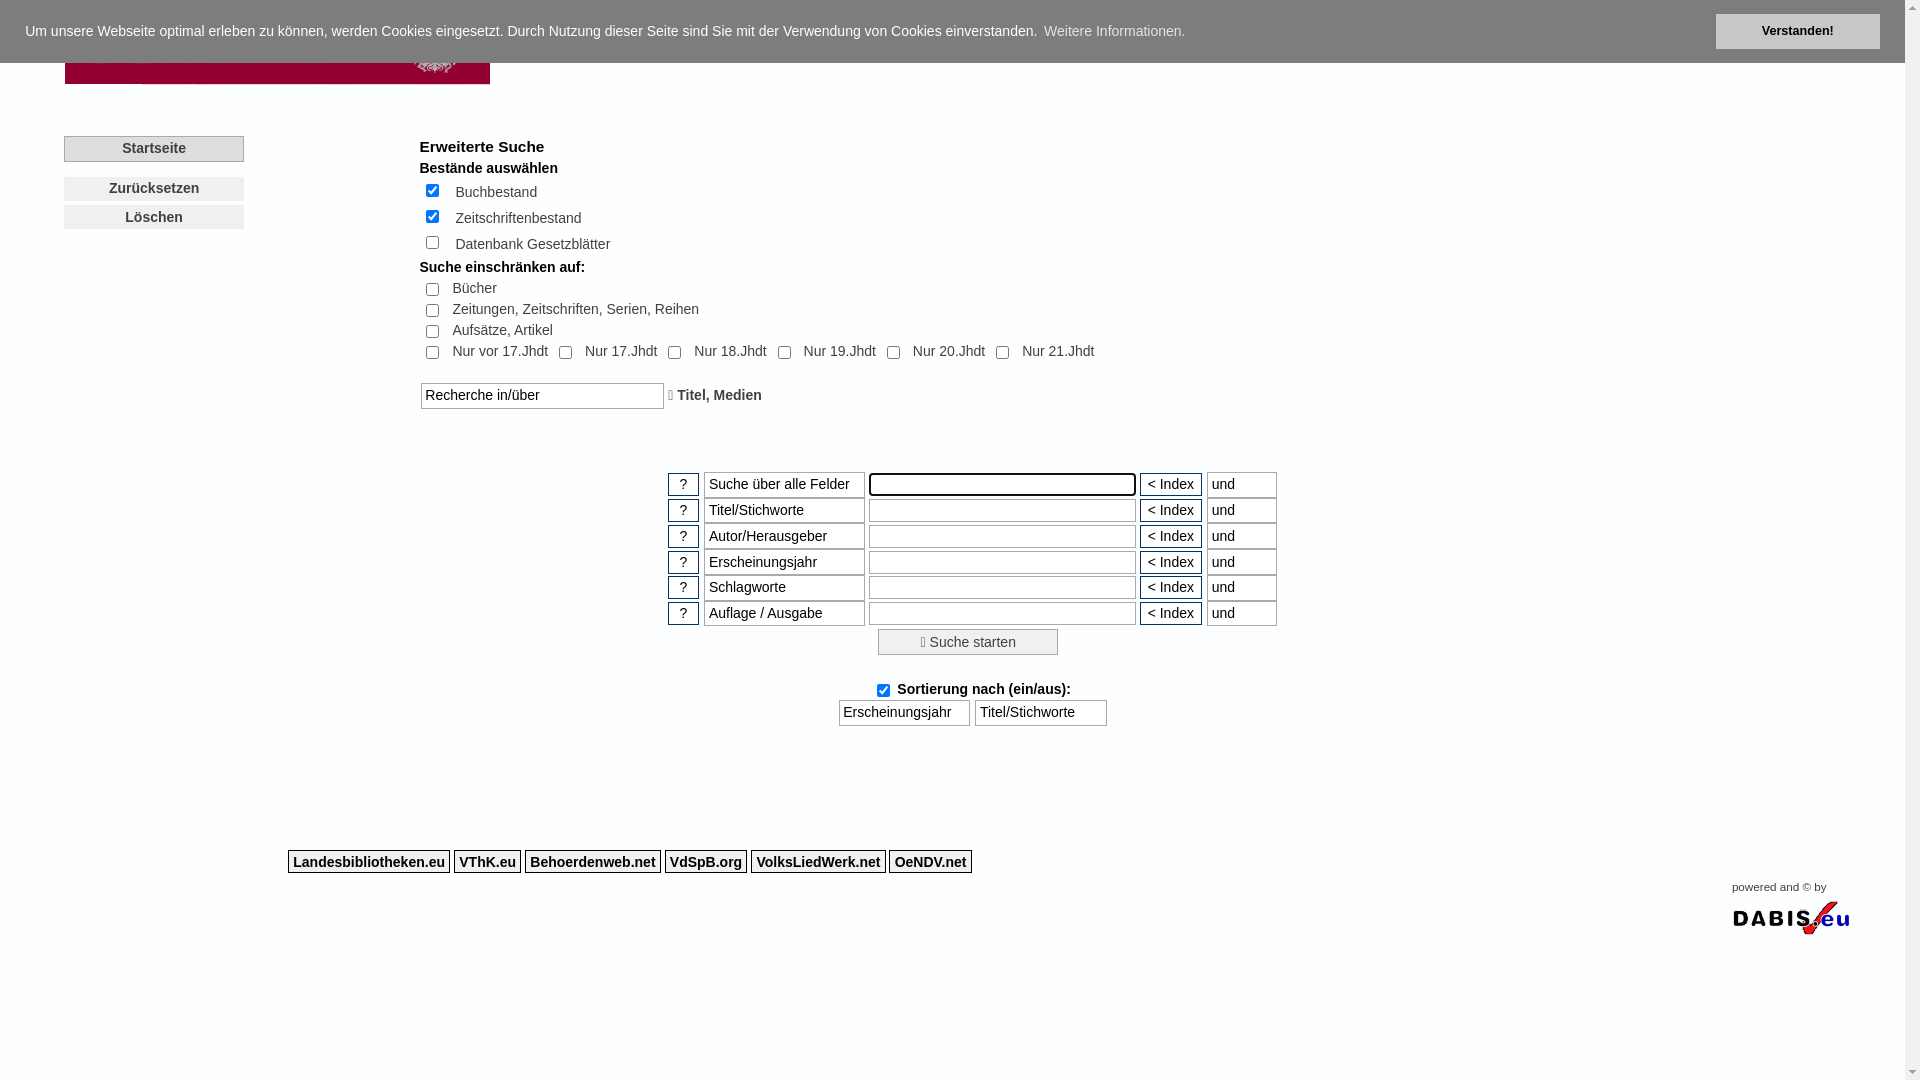 The height and width of the screenshot is (1080, 1920). Describe the element at coordinates (683, 562) in the screenshot. I see `' ? '` at that location.